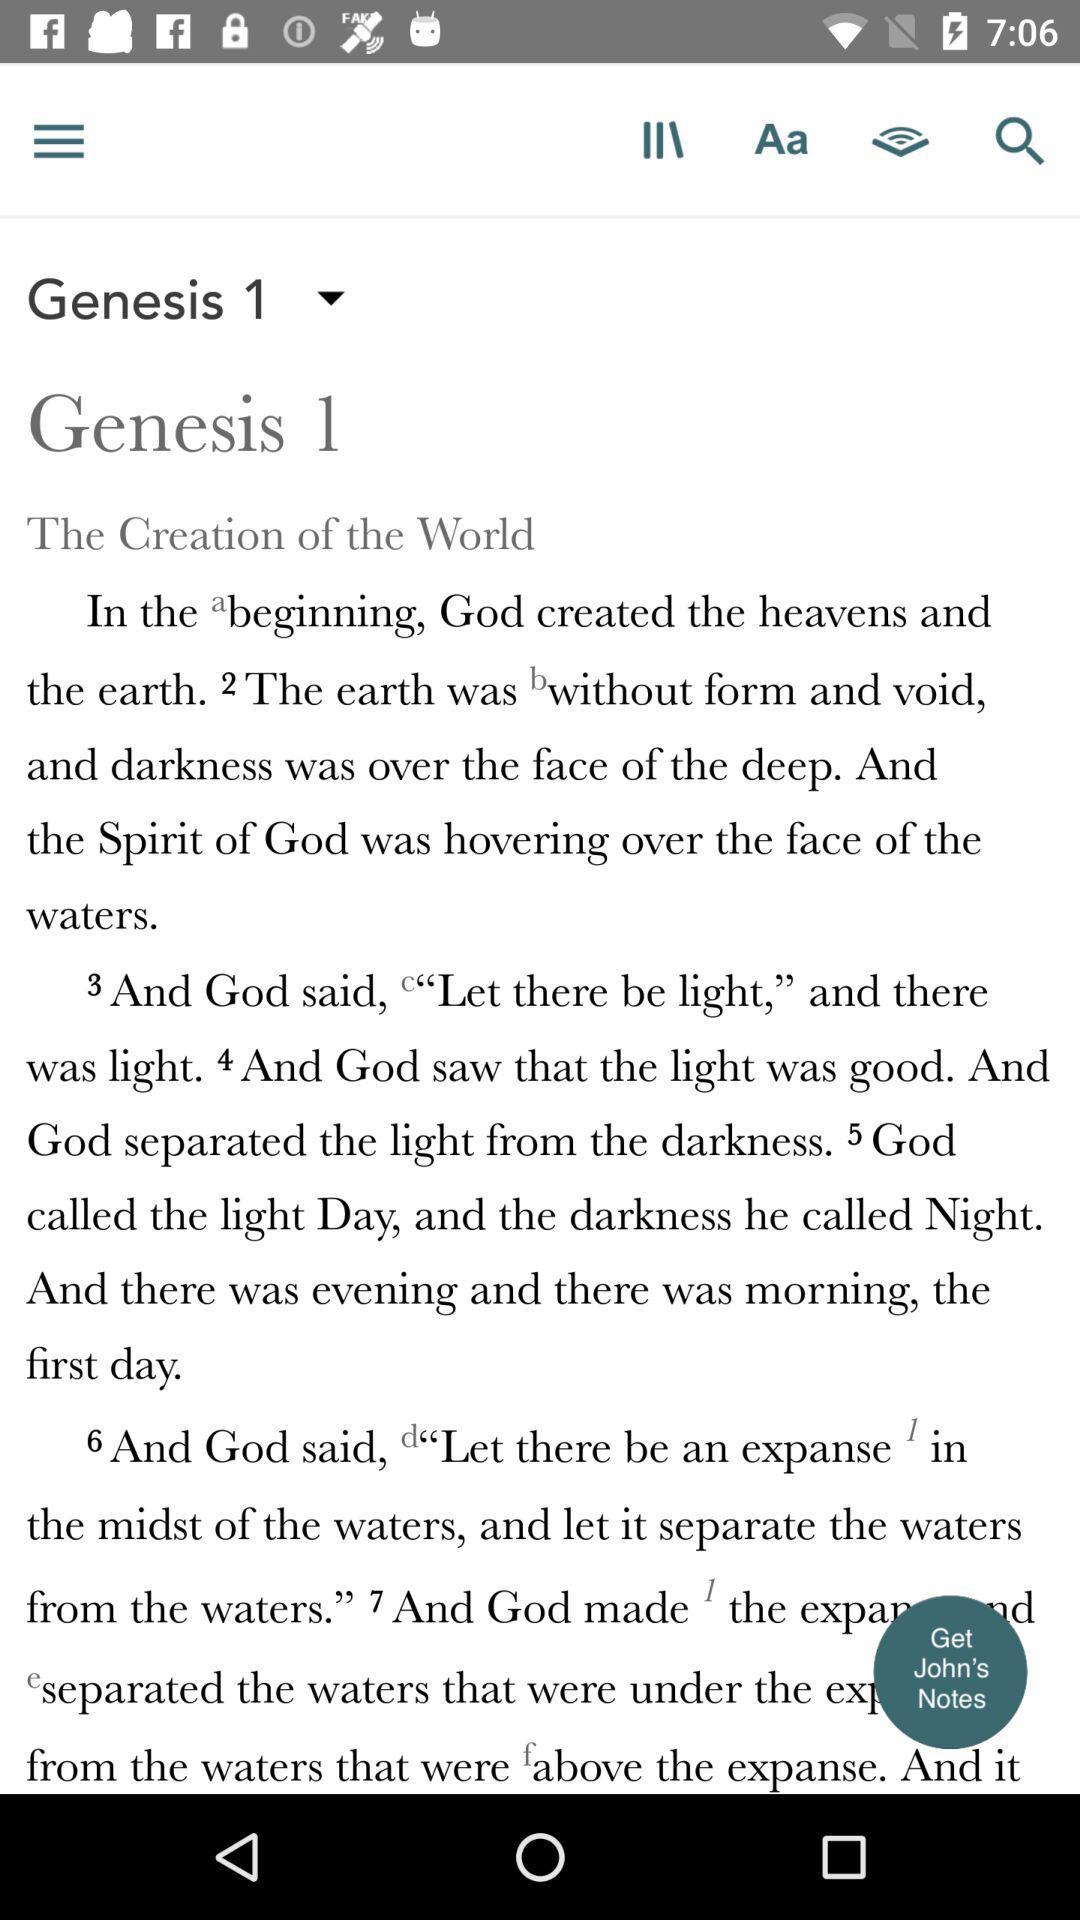 Image resolution: width=1080 pixels, height=1920 pixels. Describe the element at coordinates (901, 139) in the screenshot. I see `open in kindle app` at that location.